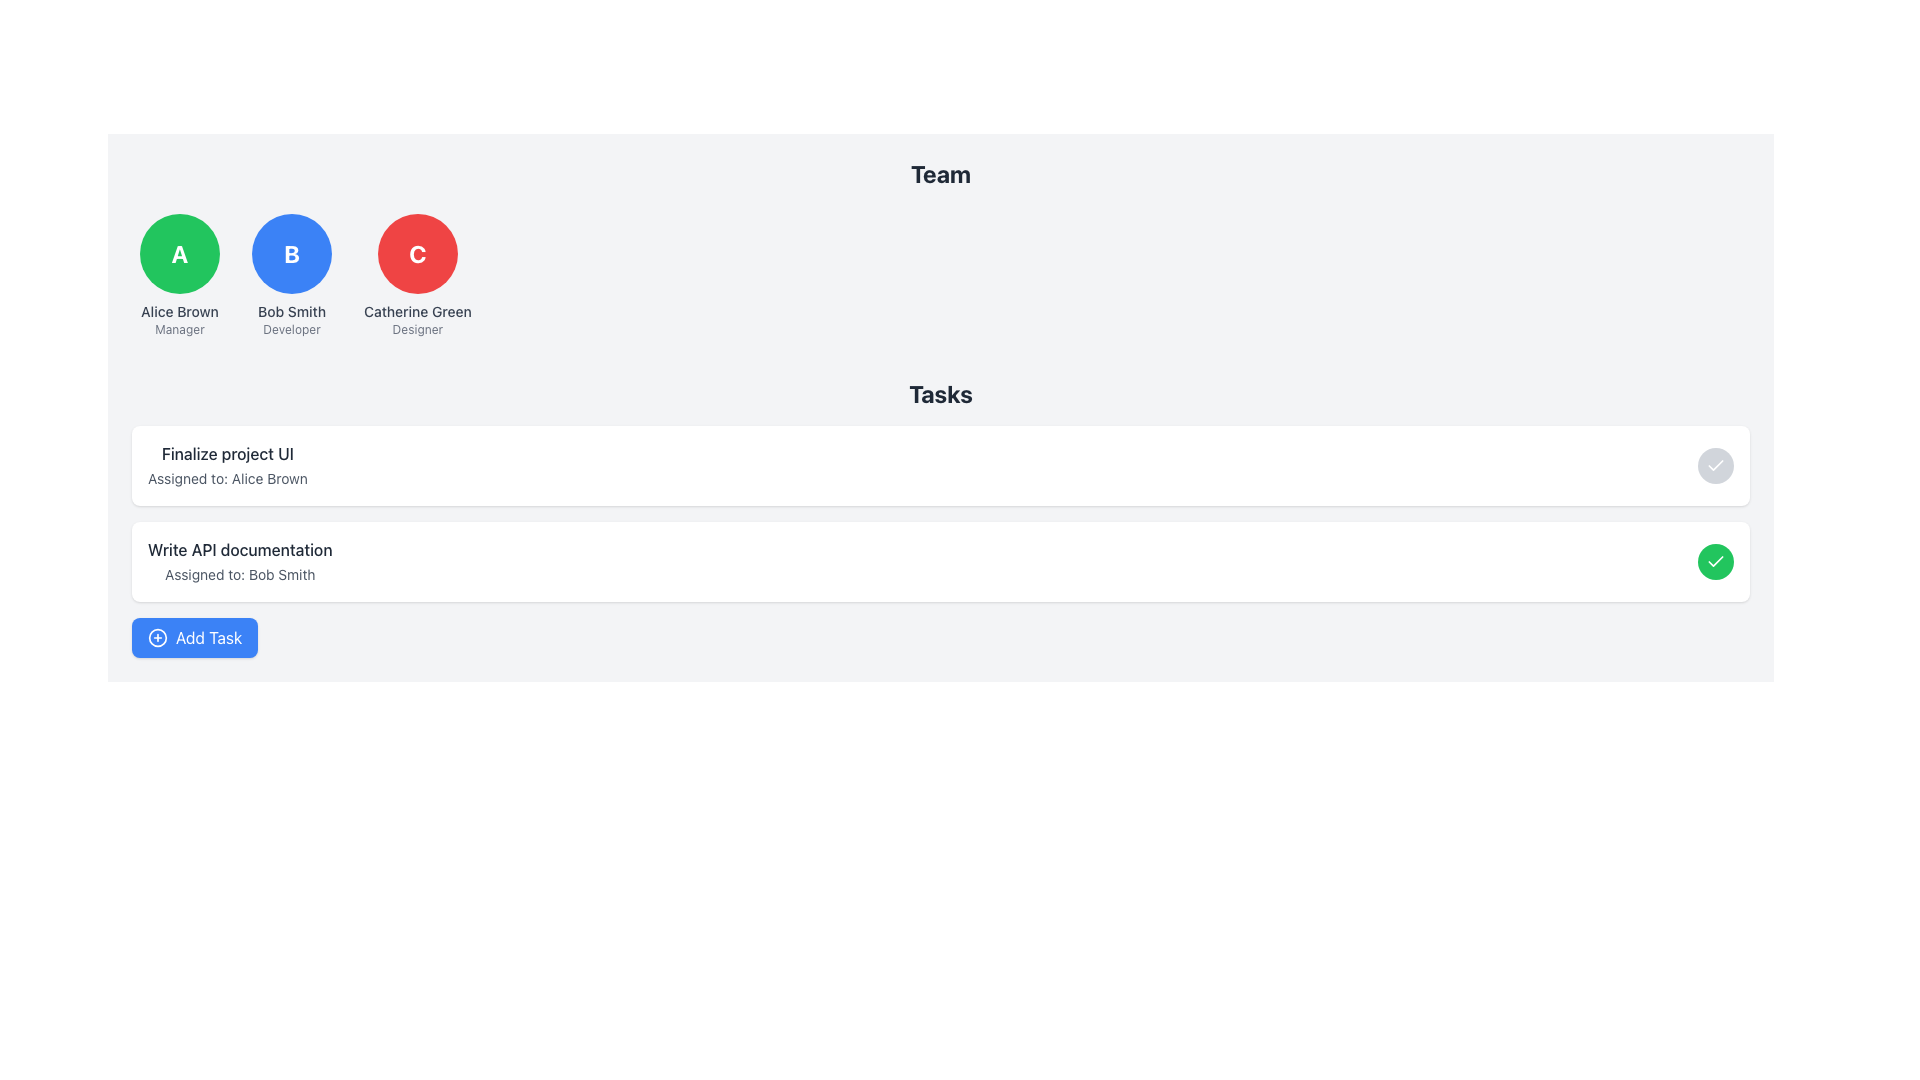  I want to click on the text label reading 'Manager' located below 'Alice Brown' in the profile card, so click(179, 329).